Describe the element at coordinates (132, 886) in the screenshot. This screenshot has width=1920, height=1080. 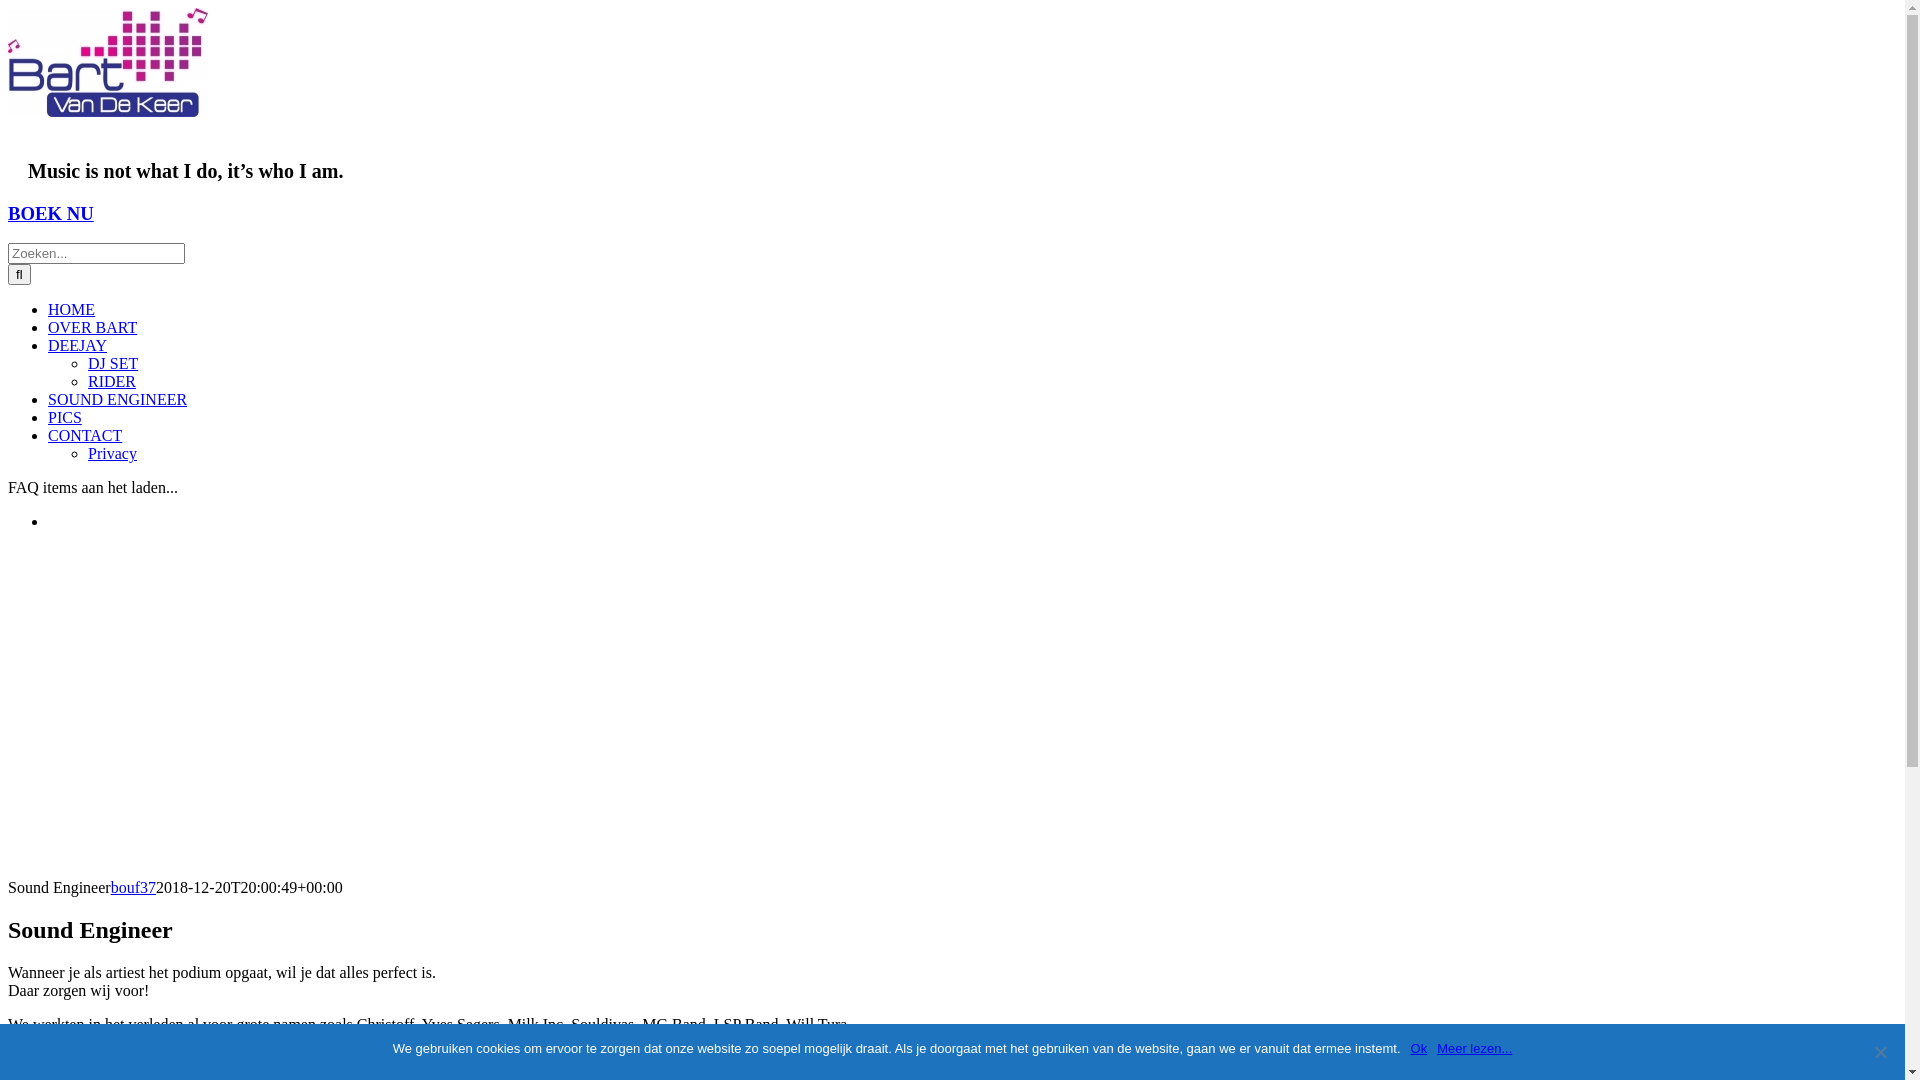
I see `'bouf37'` at that location.